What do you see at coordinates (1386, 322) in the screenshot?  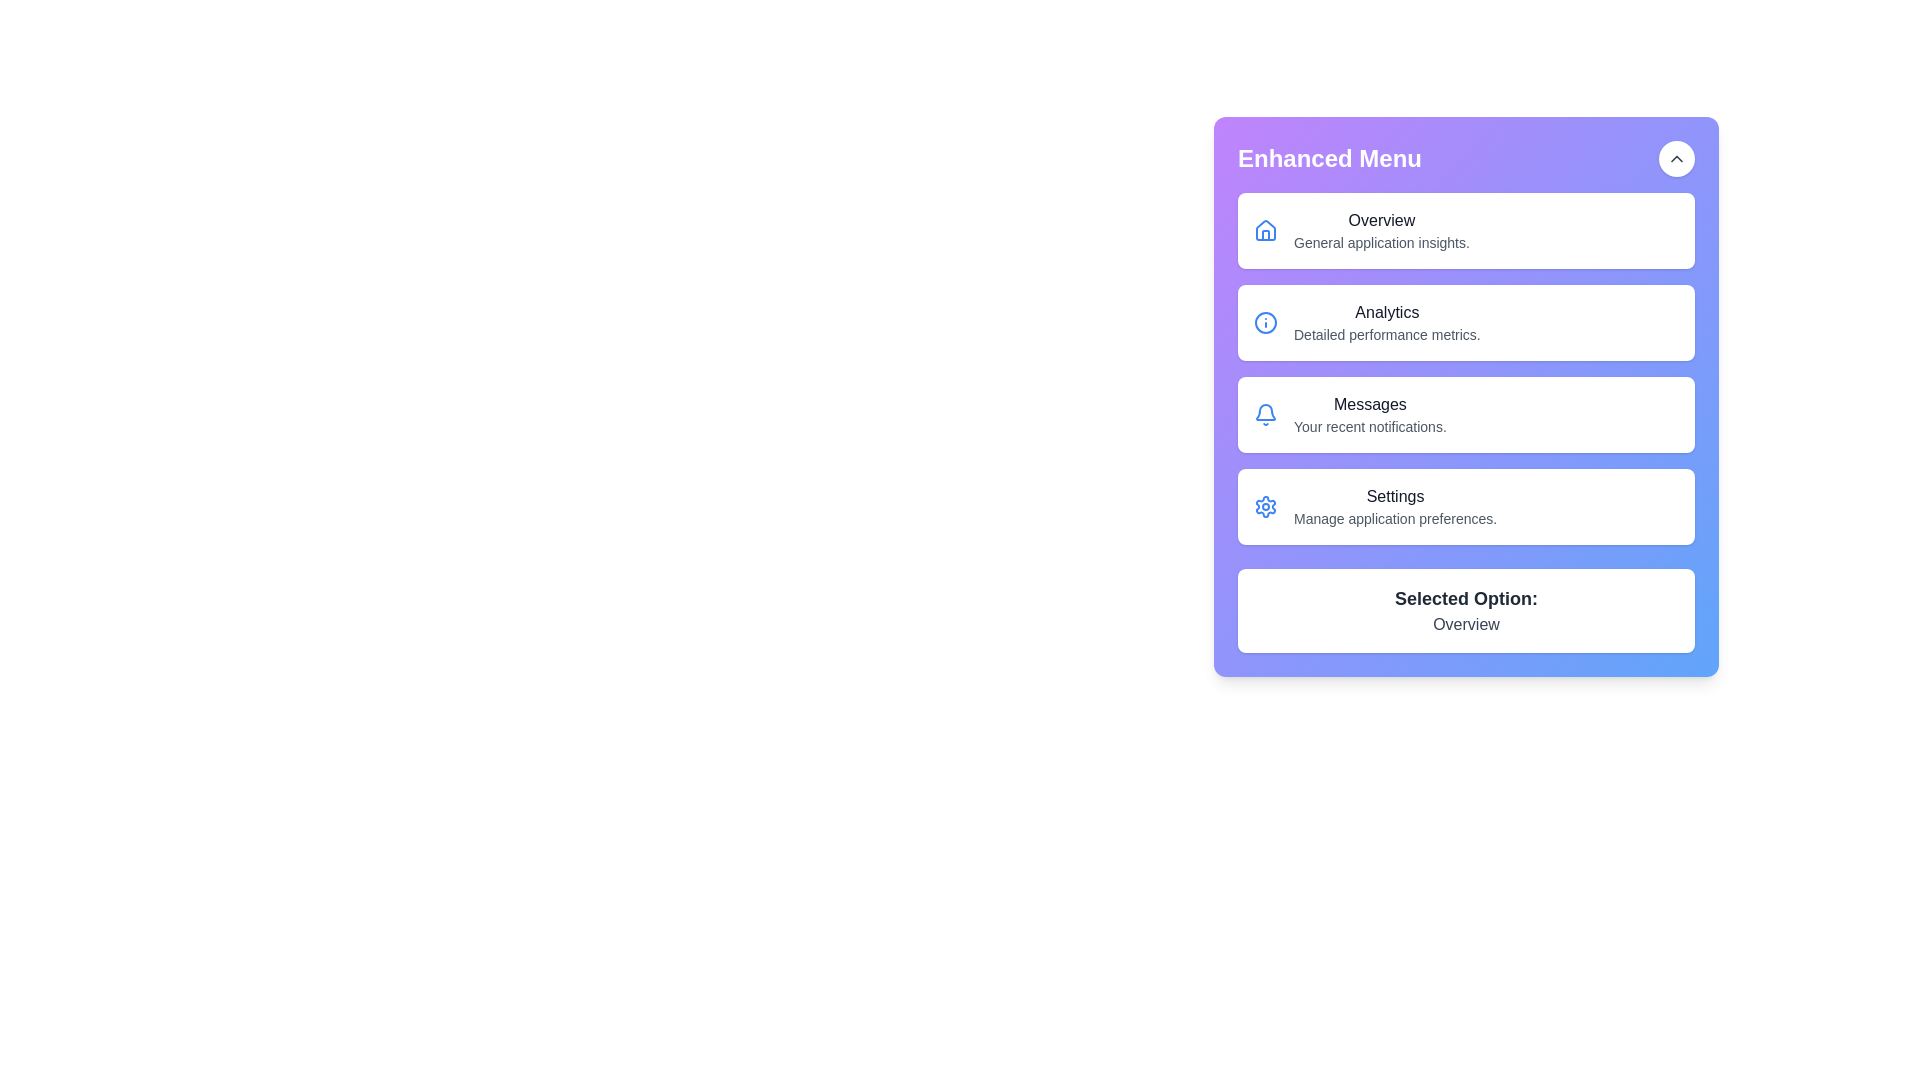 I see `the 'Analytics' menu item, which is the second item in the vertical menu list within the 'Enhanced Menu' panel` at bounding box center [1386, 322].